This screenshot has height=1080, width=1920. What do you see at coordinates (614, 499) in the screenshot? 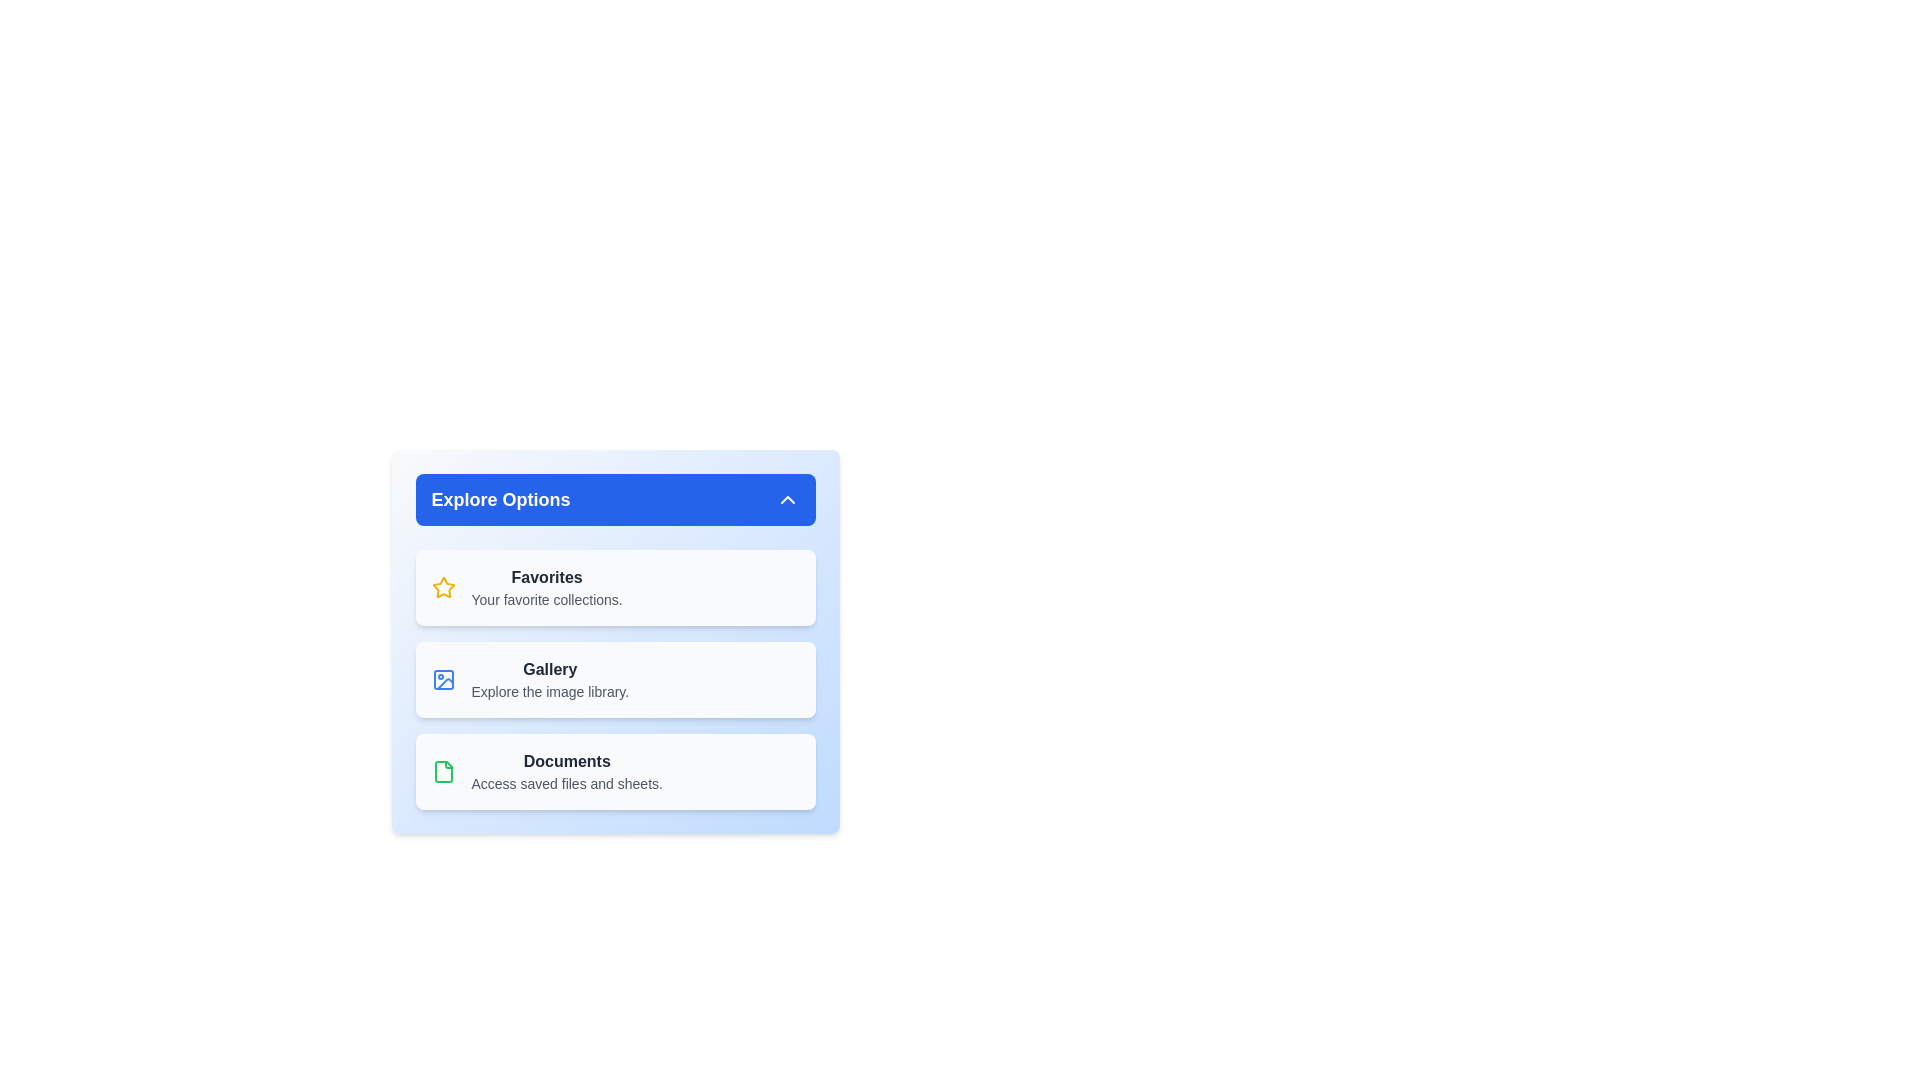
I see `the toggle button that expands or collapses additional options in the card-like component` at bounding box center [614, 499].